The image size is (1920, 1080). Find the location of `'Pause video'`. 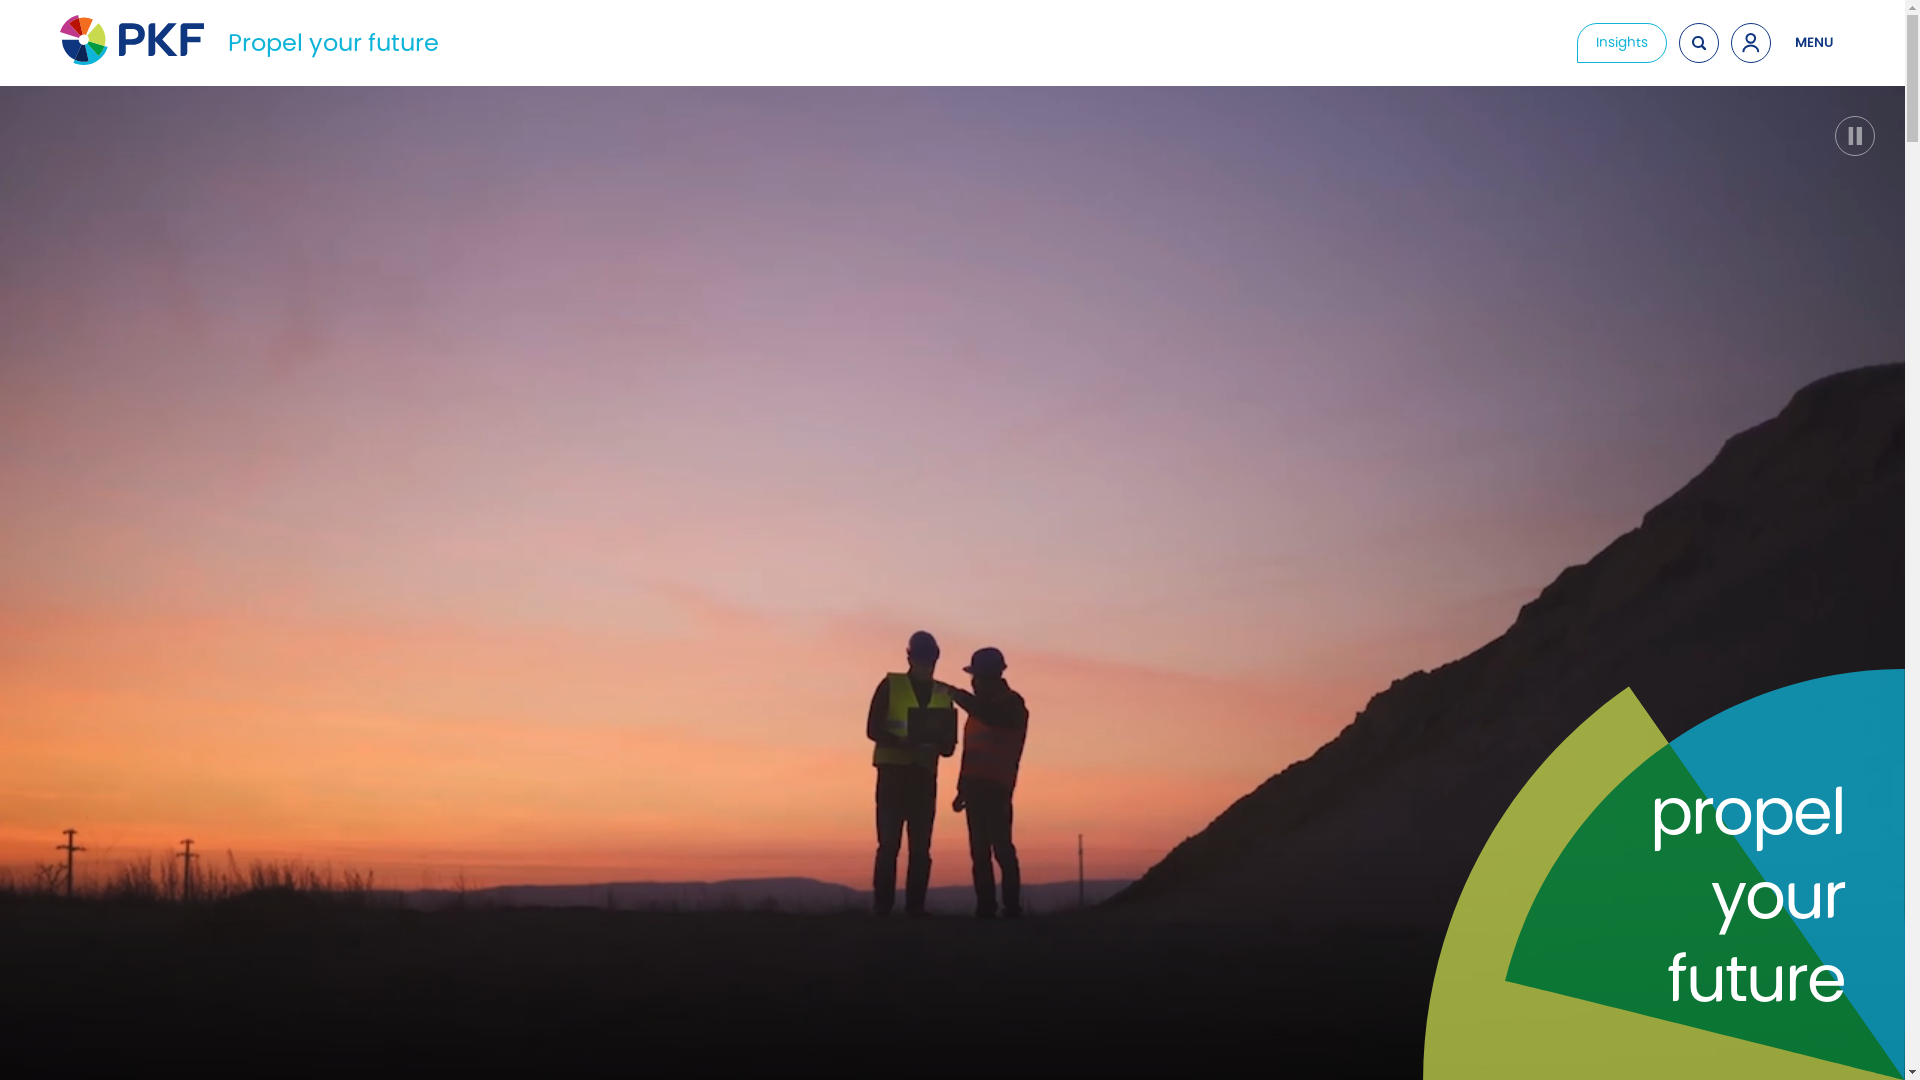

'Pause video' is located at coordinates (1853, 135).